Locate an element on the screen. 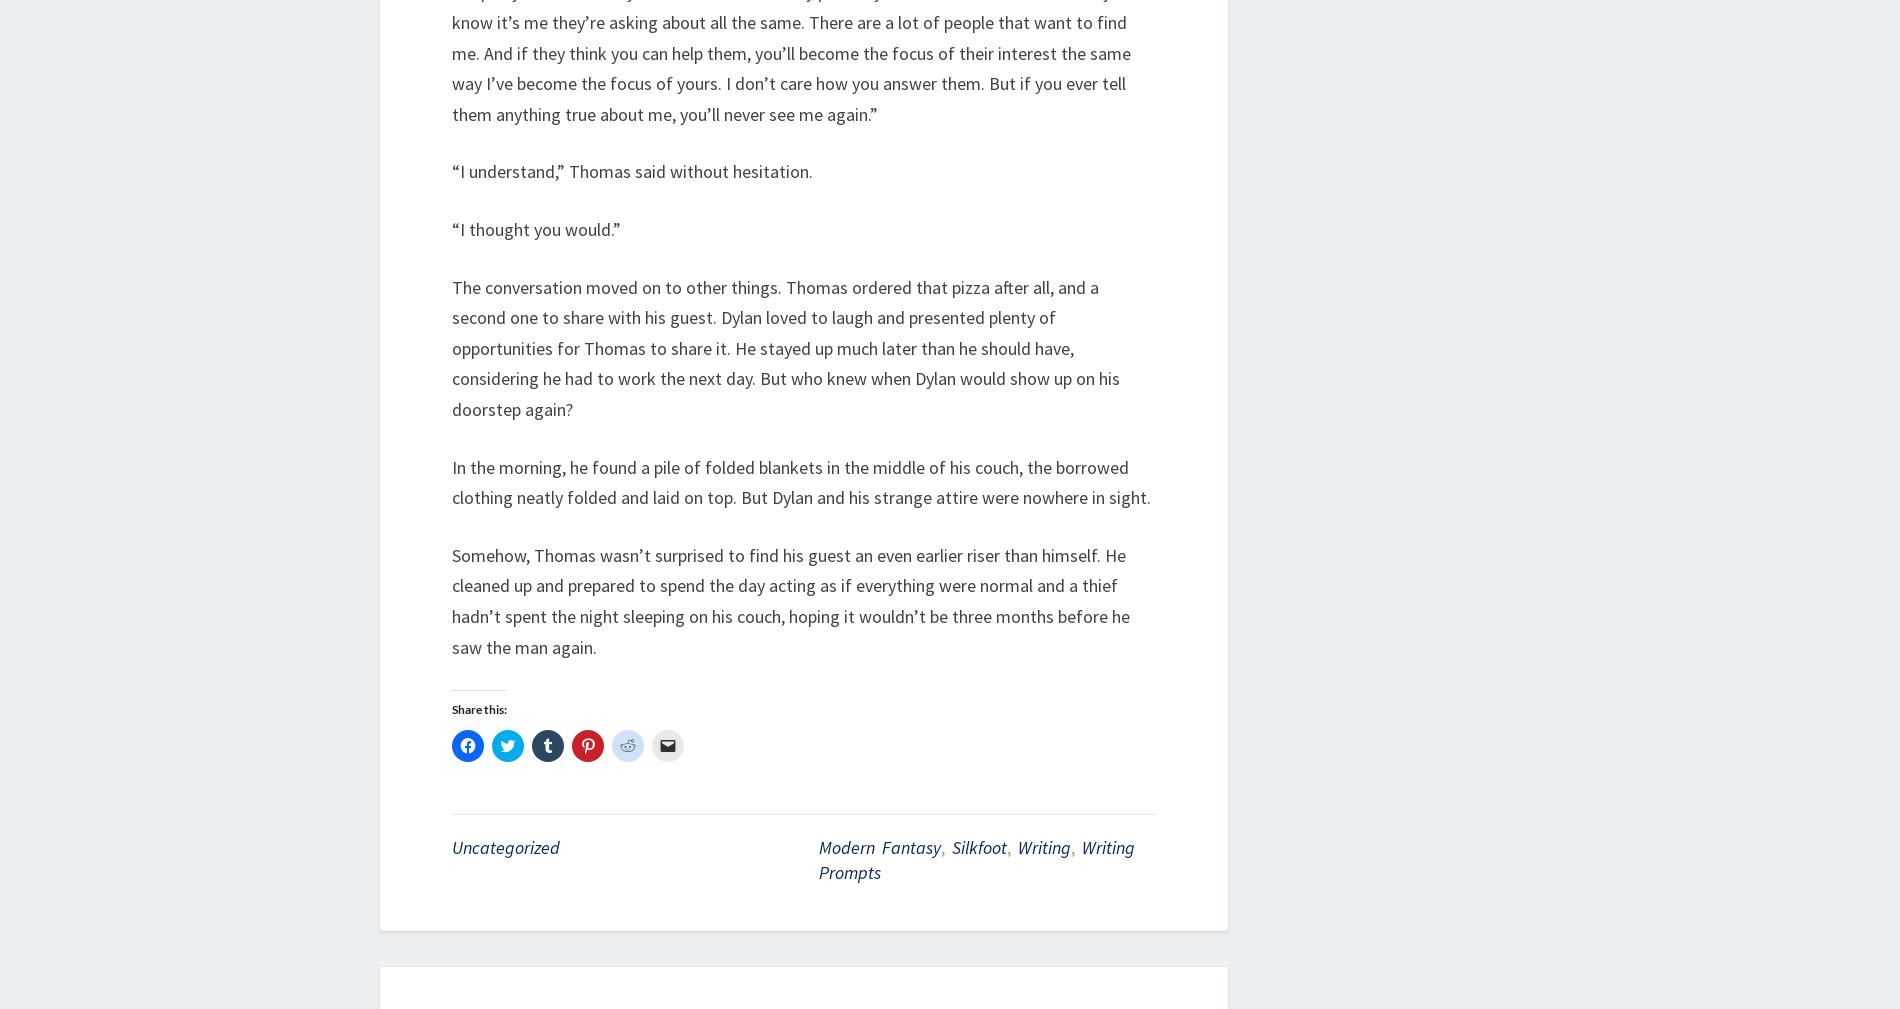 The width and height of the screenshot is (1900, 1009). 'writing' is located at coordinates (1017, 846).